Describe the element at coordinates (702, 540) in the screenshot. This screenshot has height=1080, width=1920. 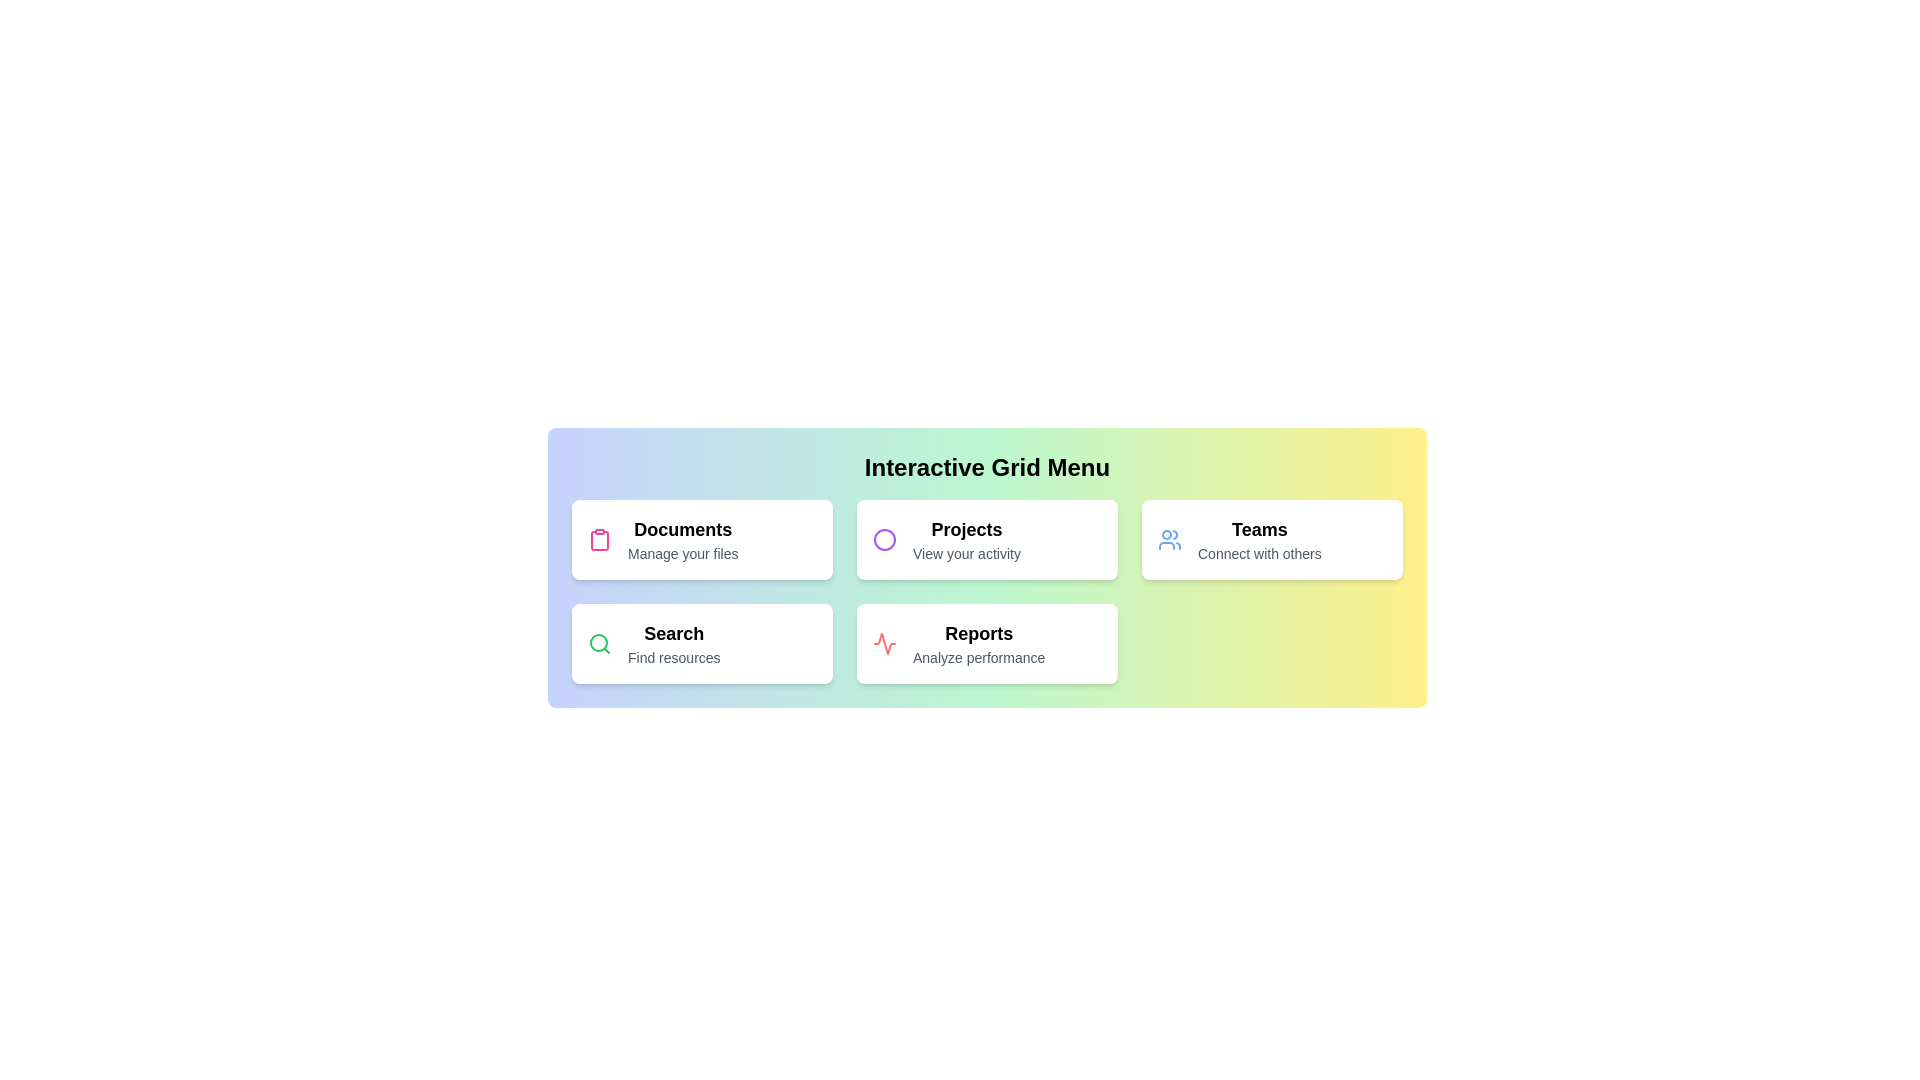
I see `the Documents menu item to select it` at that location.